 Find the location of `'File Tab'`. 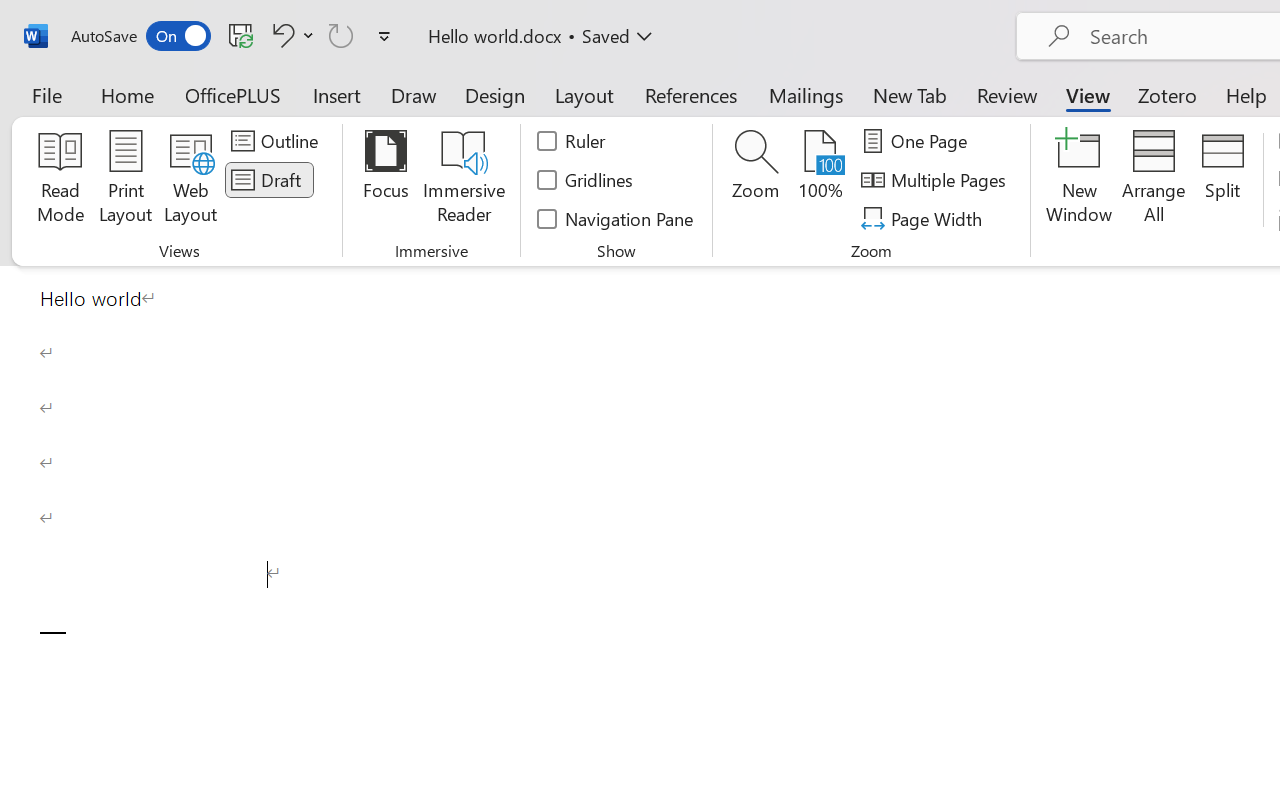

'File Tab' is located at coordinates (46, 94).